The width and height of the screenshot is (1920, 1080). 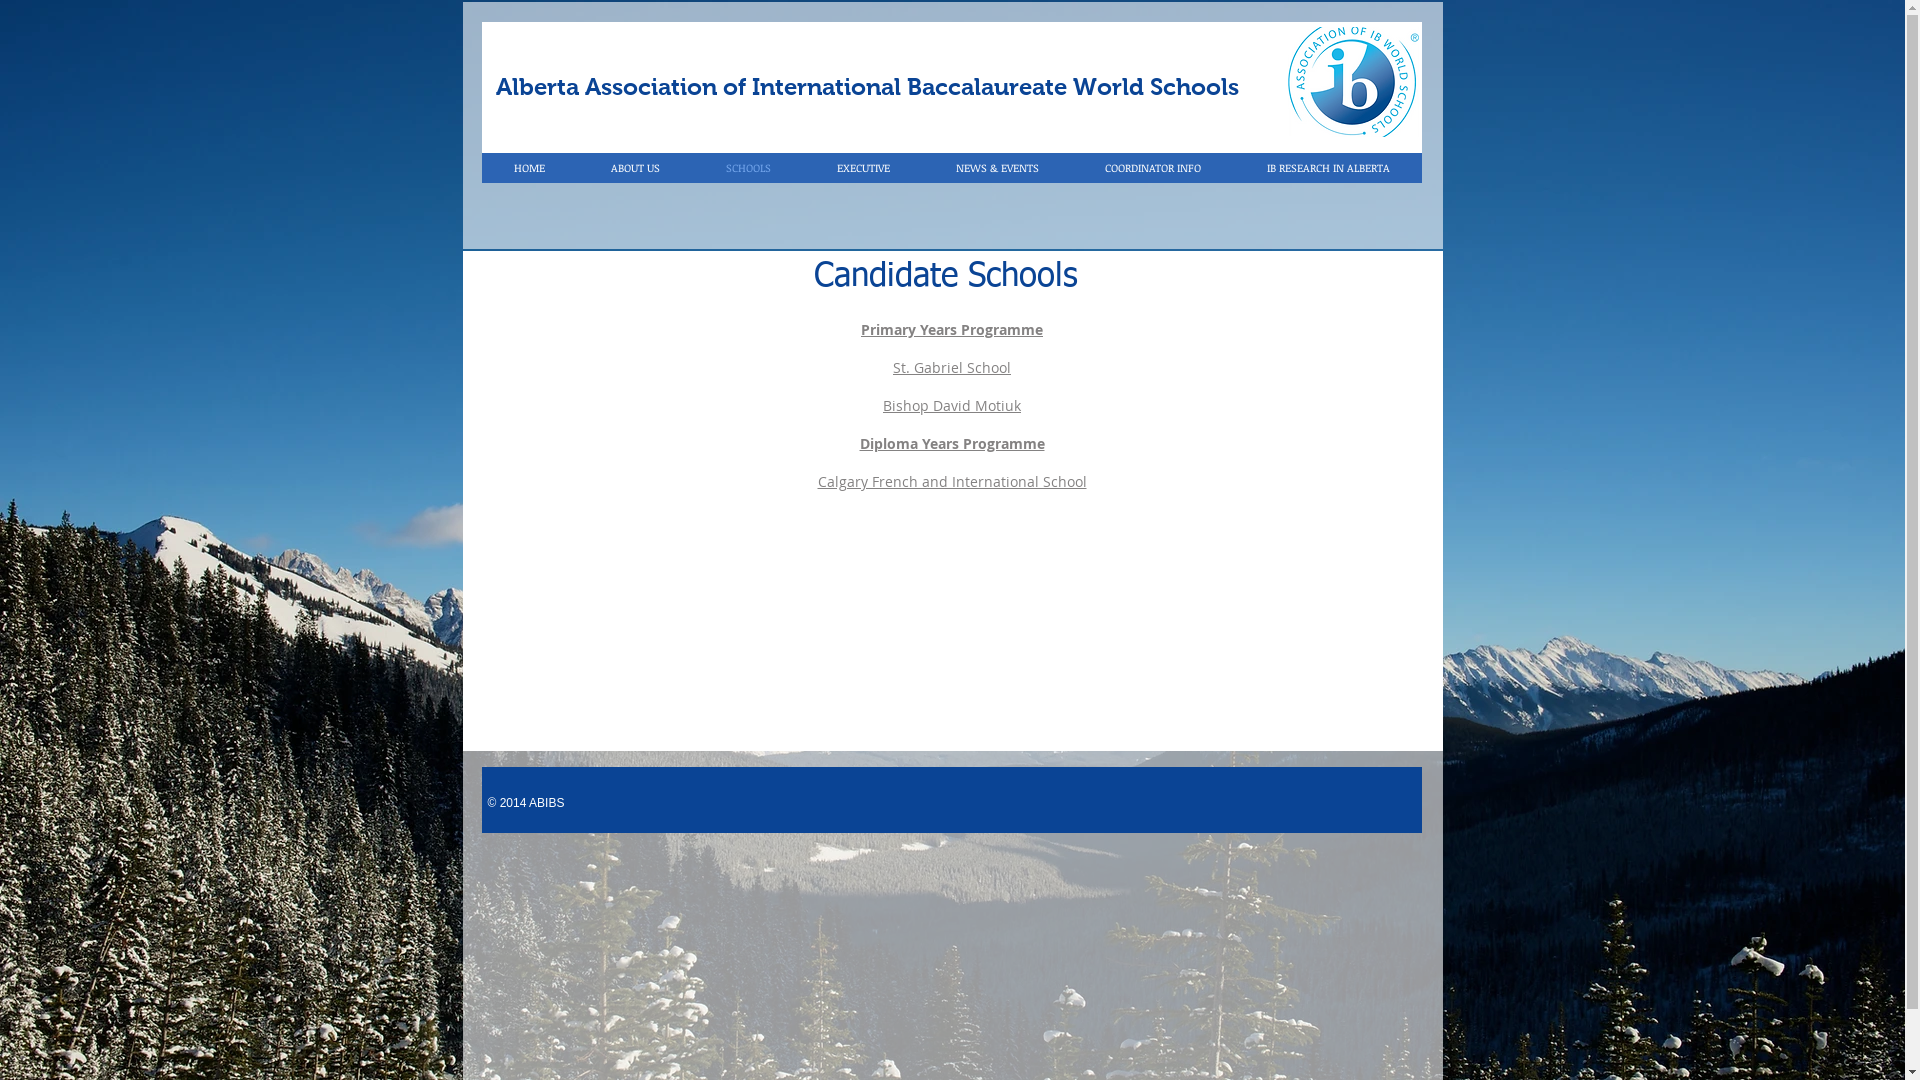 What do you see at coordinates (1232, 167) in the screenshot?
I see `'IB RESEARCH IN ALBERTA'` at bounding box center [1232, 167].